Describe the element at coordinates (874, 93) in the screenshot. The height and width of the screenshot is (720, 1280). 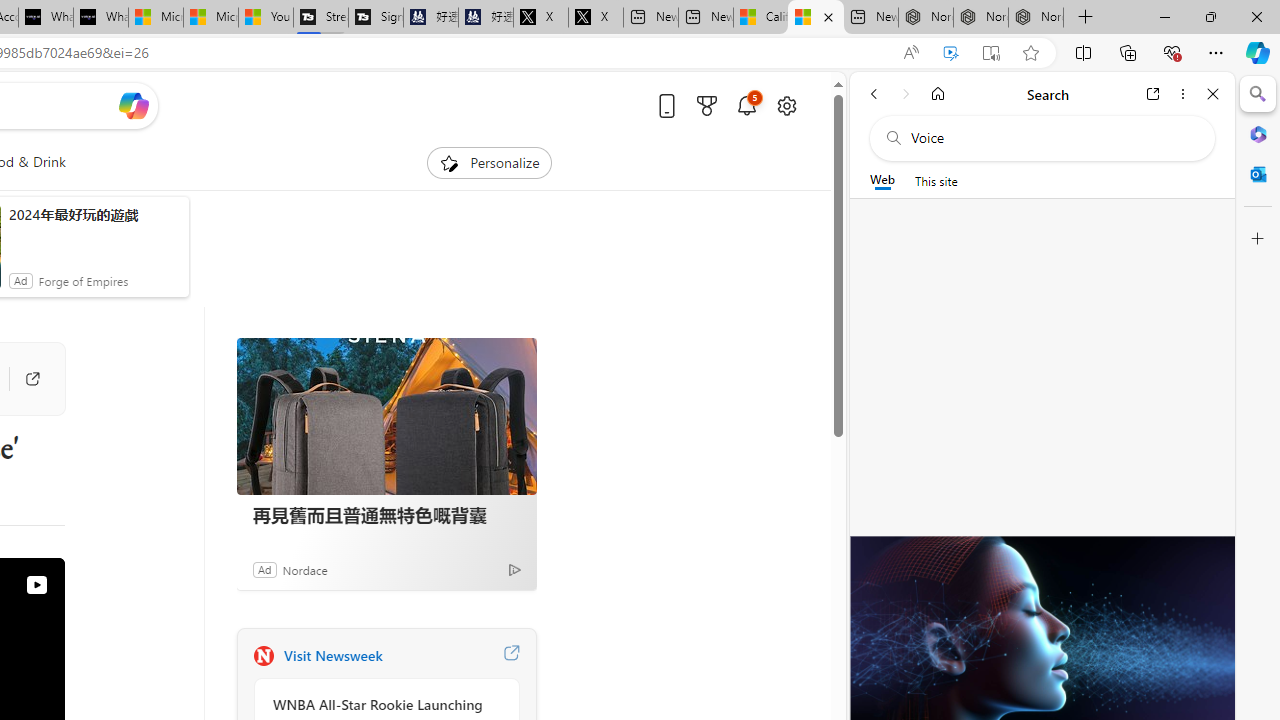
I see `'Back'` at that location.